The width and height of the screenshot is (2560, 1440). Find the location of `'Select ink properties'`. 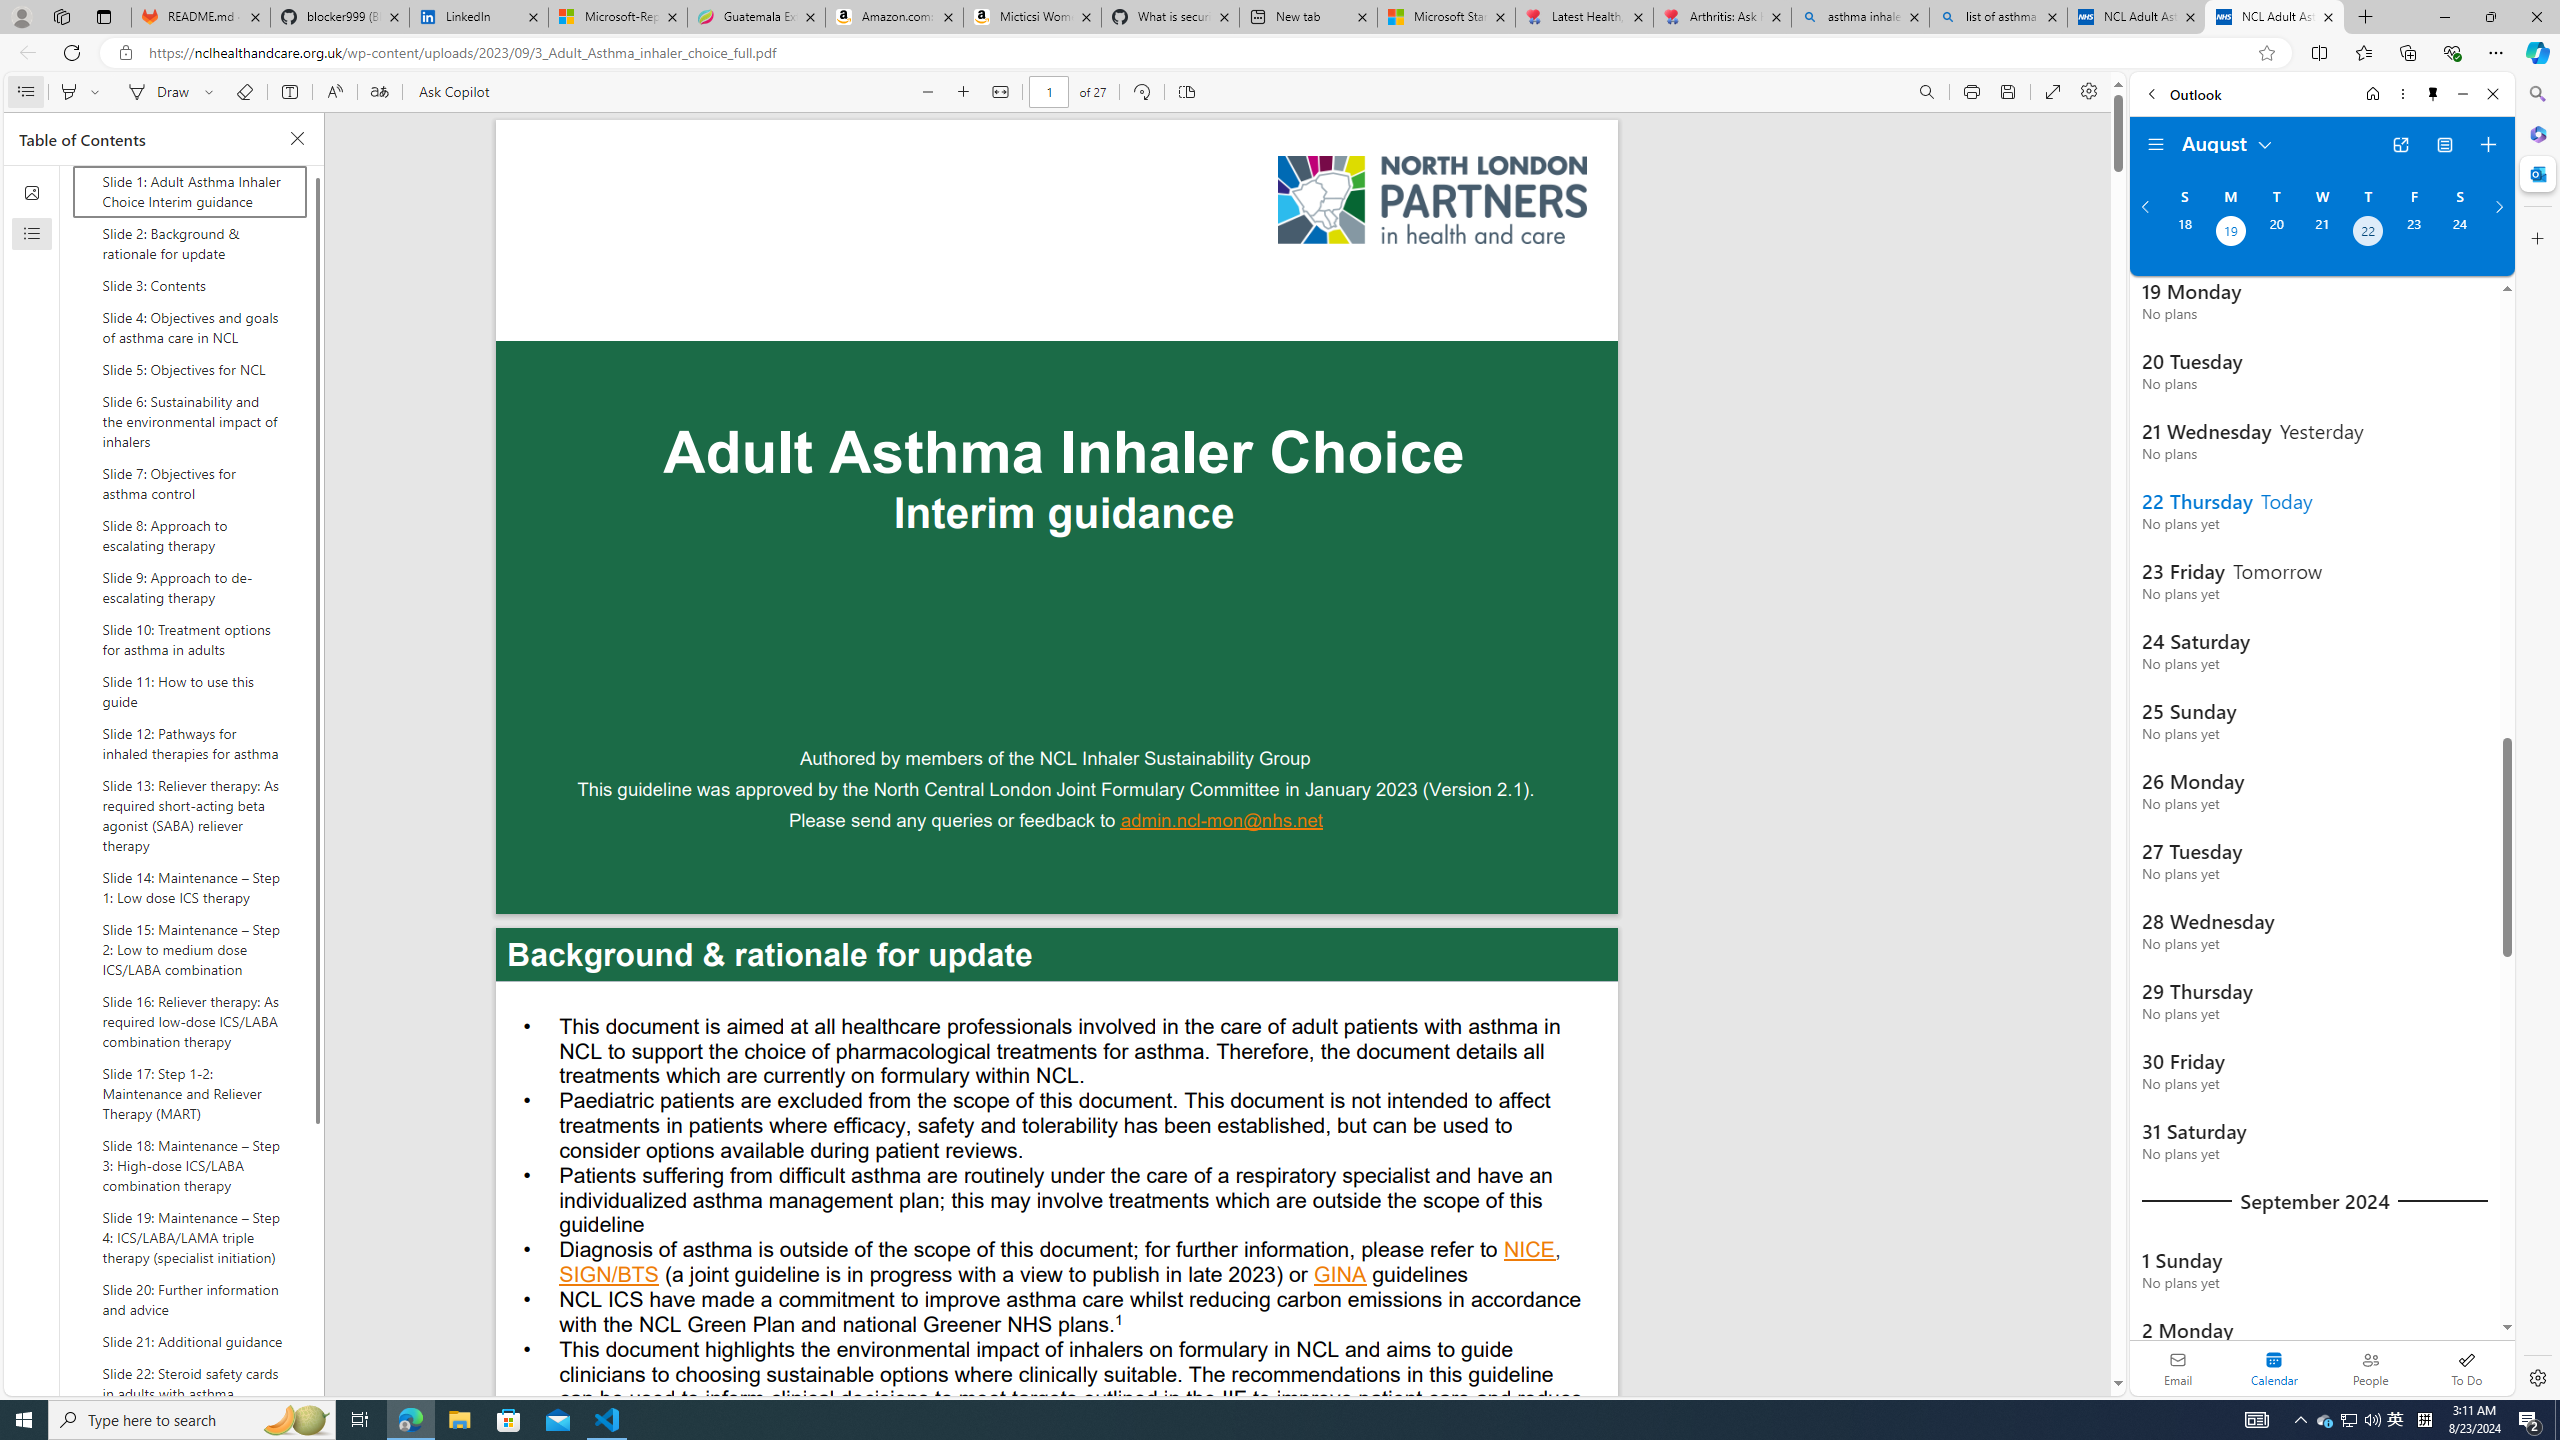

'Select ink properties' is located at coordinates (211, 91).